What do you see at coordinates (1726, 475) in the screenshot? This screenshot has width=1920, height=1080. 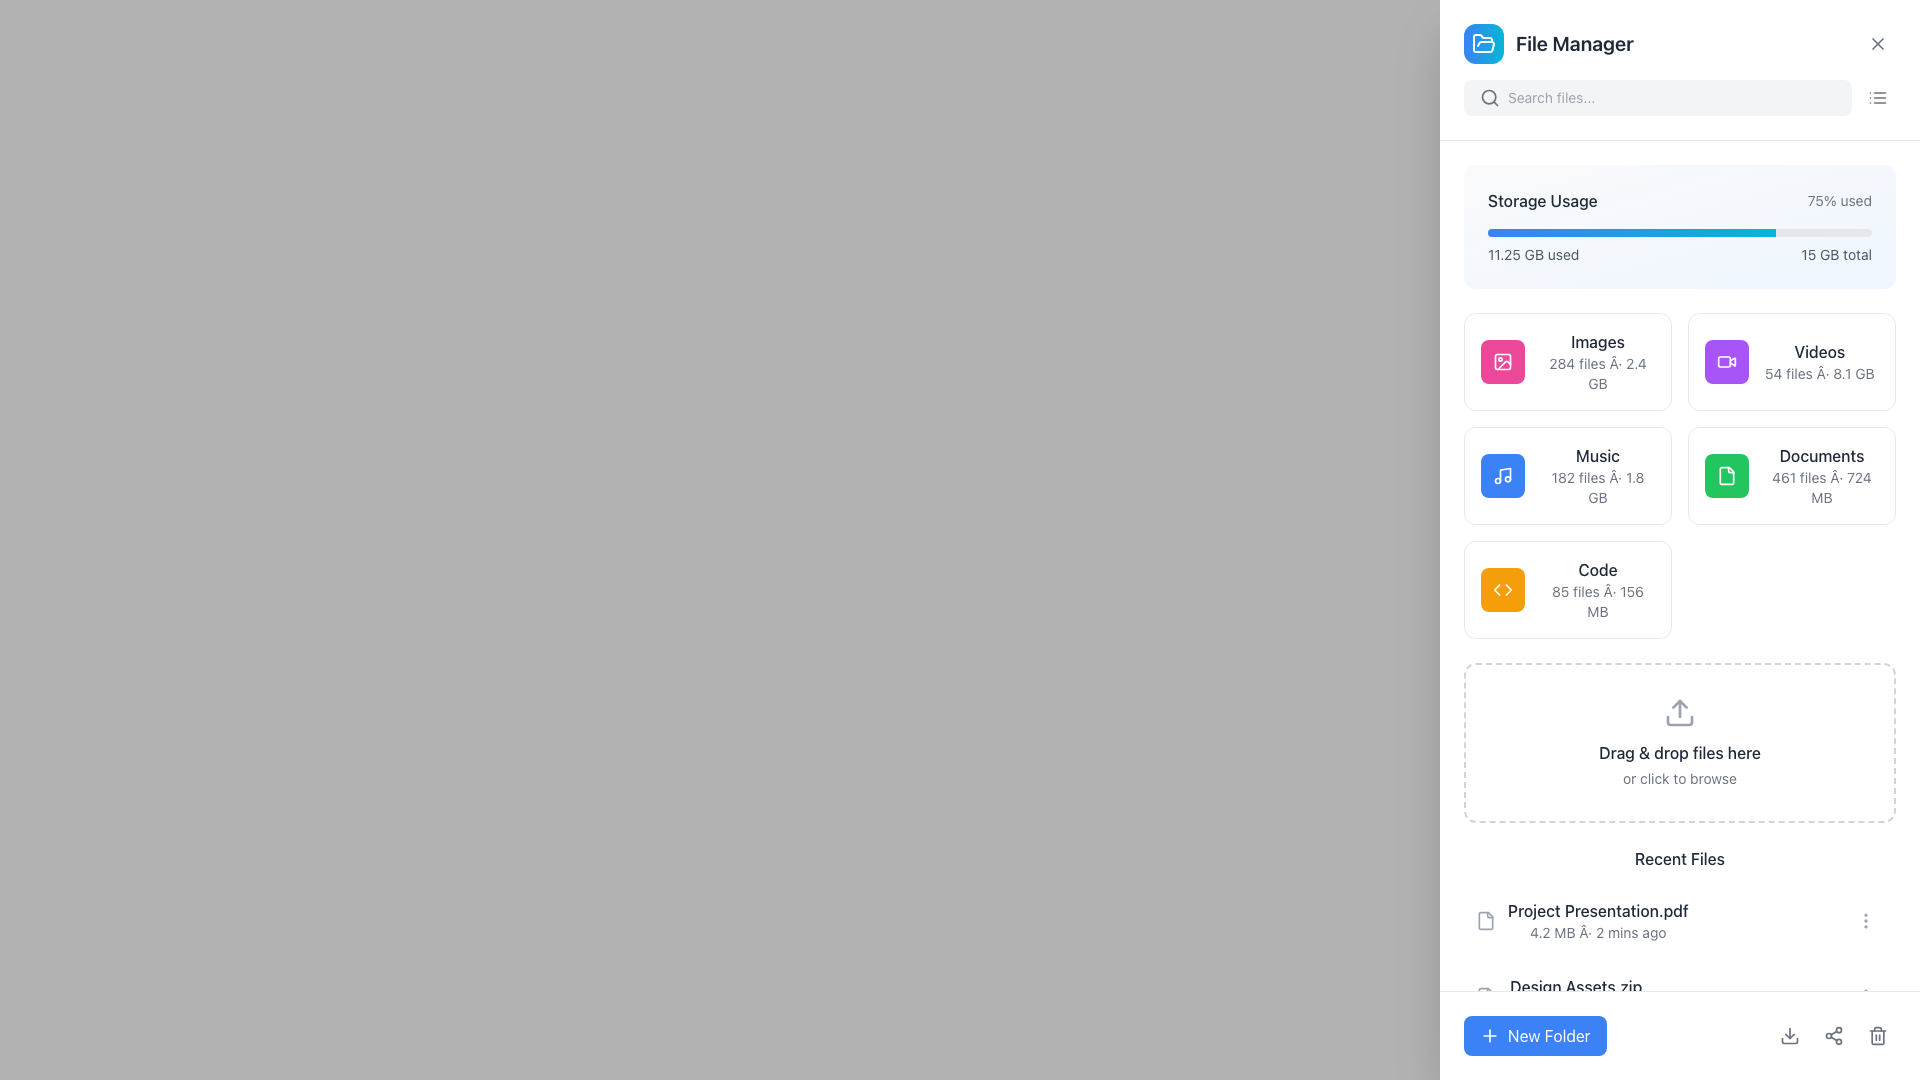 I see `the SVG icon that resembles a simplified document or file with a folded top-right corner, located in the 'Documents' card area on the right-hand side of the application` at bounding box center [1726, 475].